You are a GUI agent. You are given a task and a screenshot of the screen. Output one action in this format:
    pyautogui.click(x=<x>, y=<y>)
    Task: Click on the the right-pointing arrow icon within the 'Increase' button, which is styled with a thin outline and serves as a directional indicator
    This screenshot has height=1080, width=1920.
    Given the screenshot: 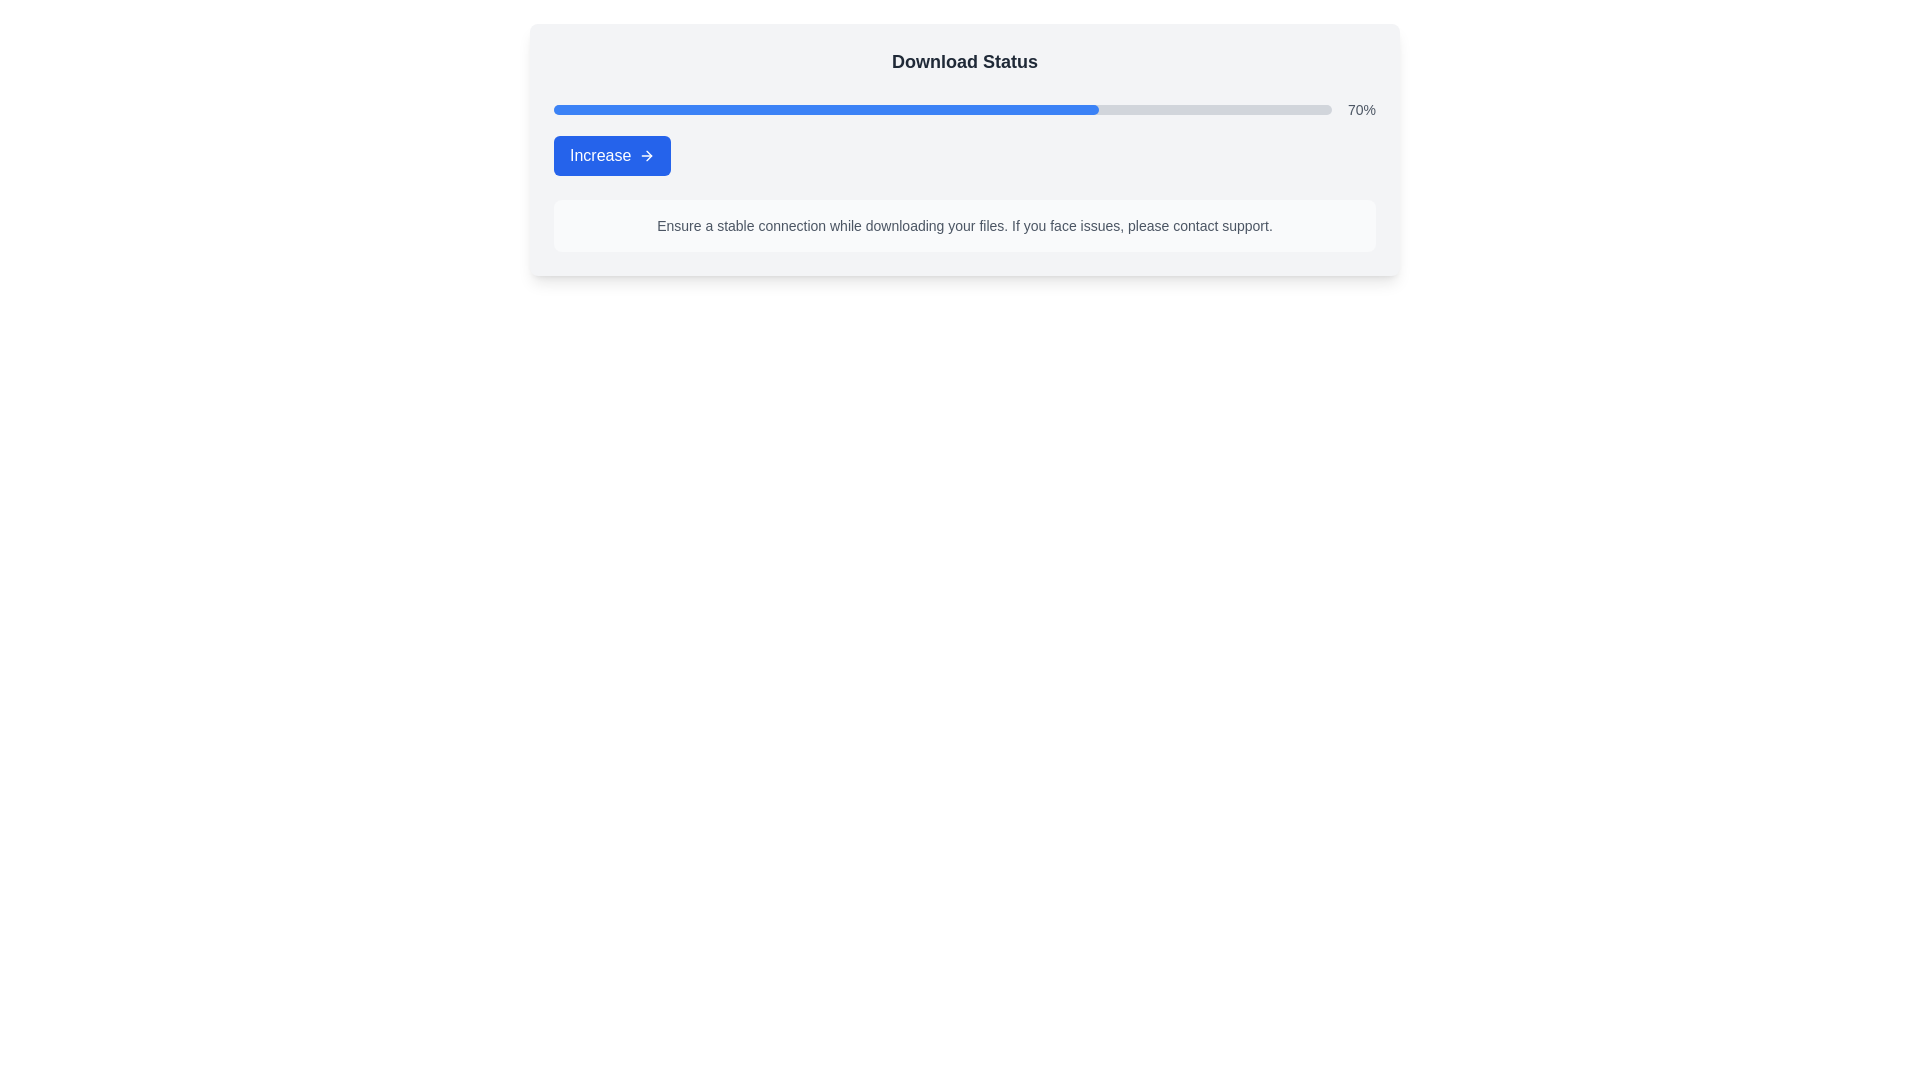 What is the action you would take?
    pyautogui.click(x=647, y=154)
    